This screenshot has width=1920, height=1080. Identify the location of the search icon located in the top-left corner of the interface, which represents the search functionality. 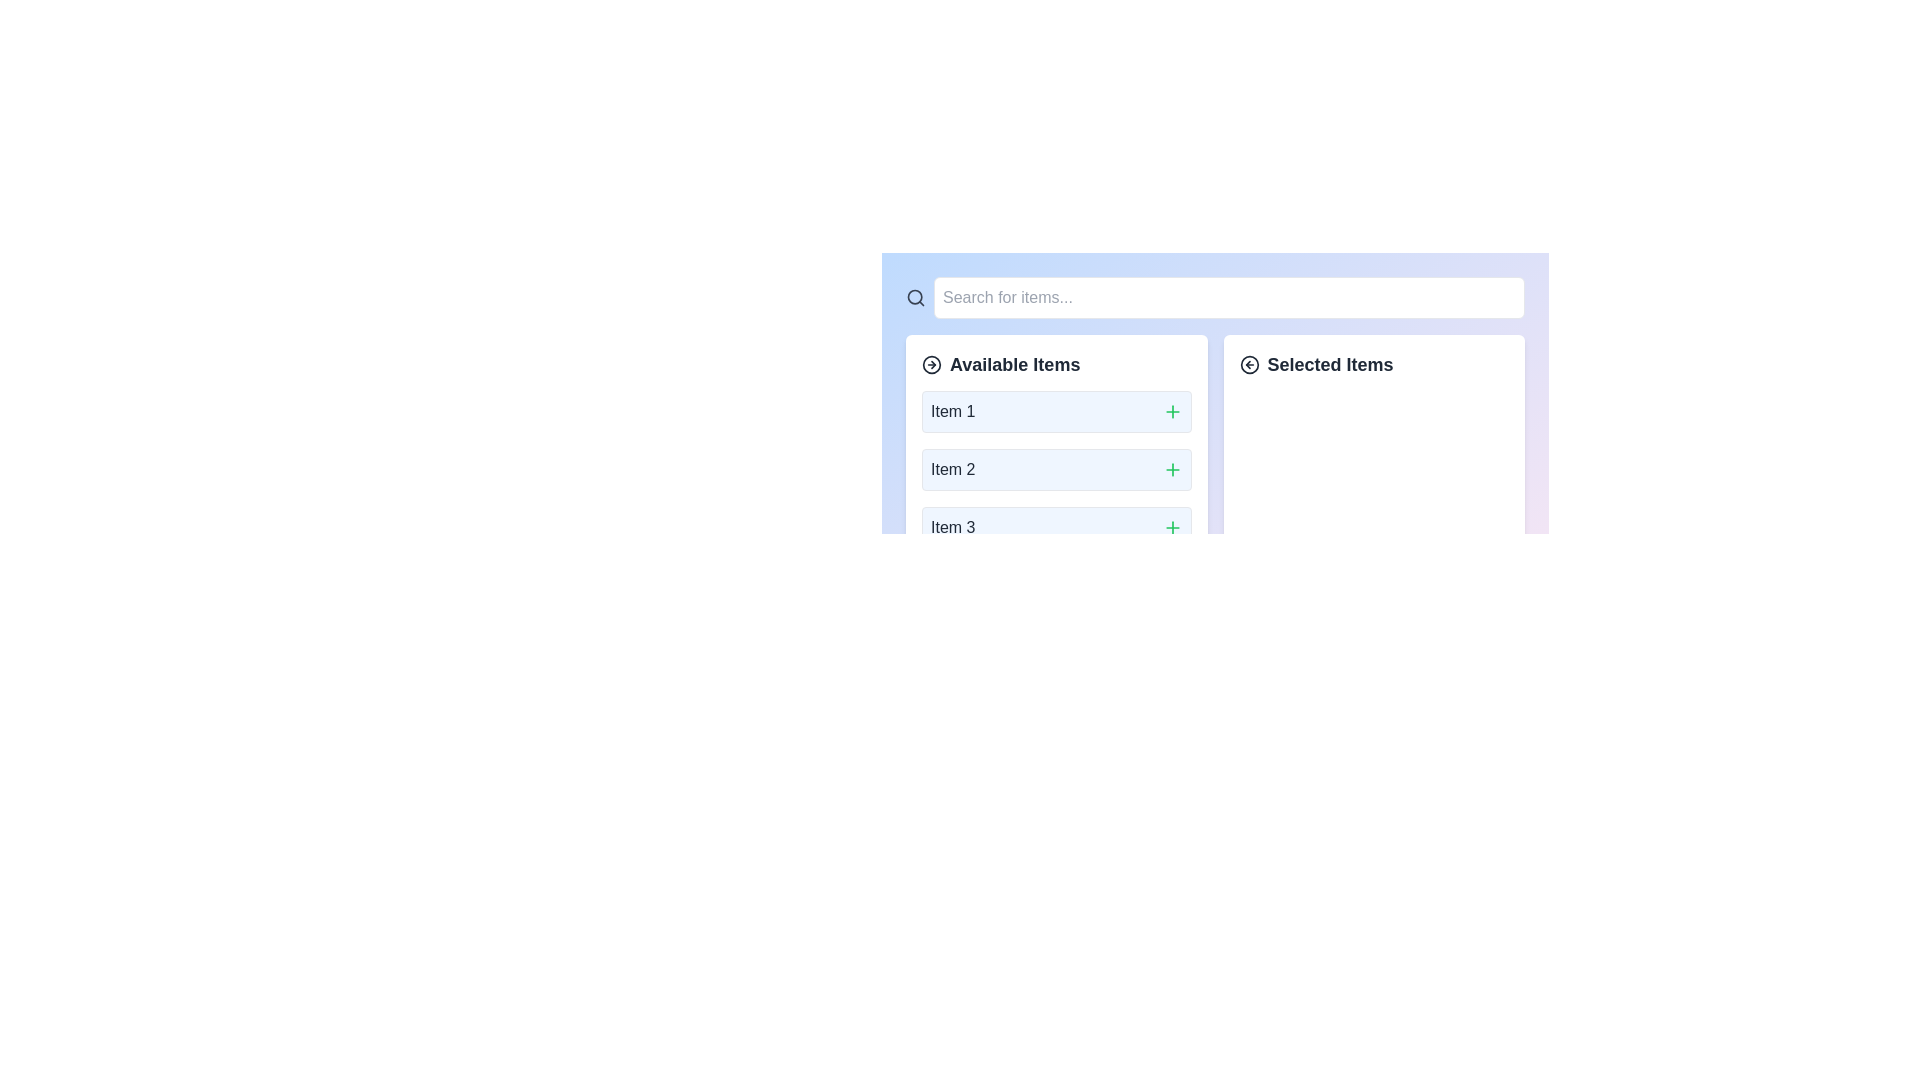
(914, 297).